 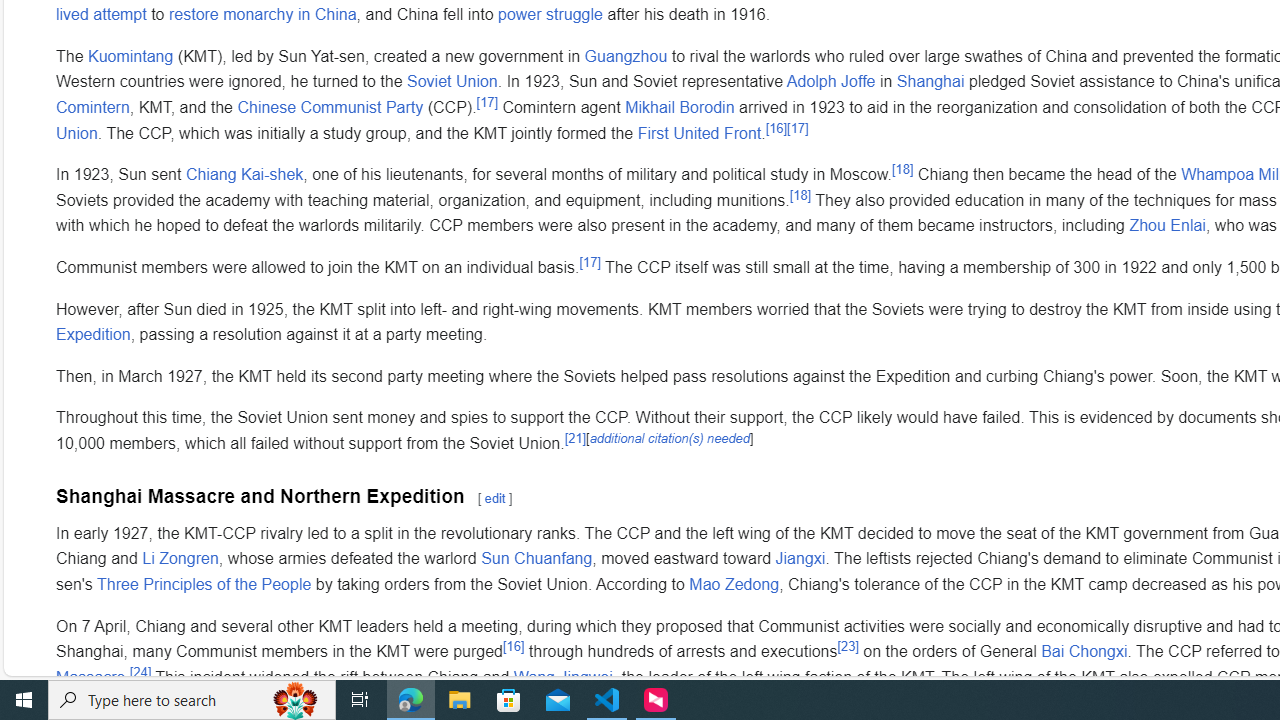 What do you see at coordinates (848, 645) in the screenshot?
I see `'[23]'` at bounding box center [848, 645].